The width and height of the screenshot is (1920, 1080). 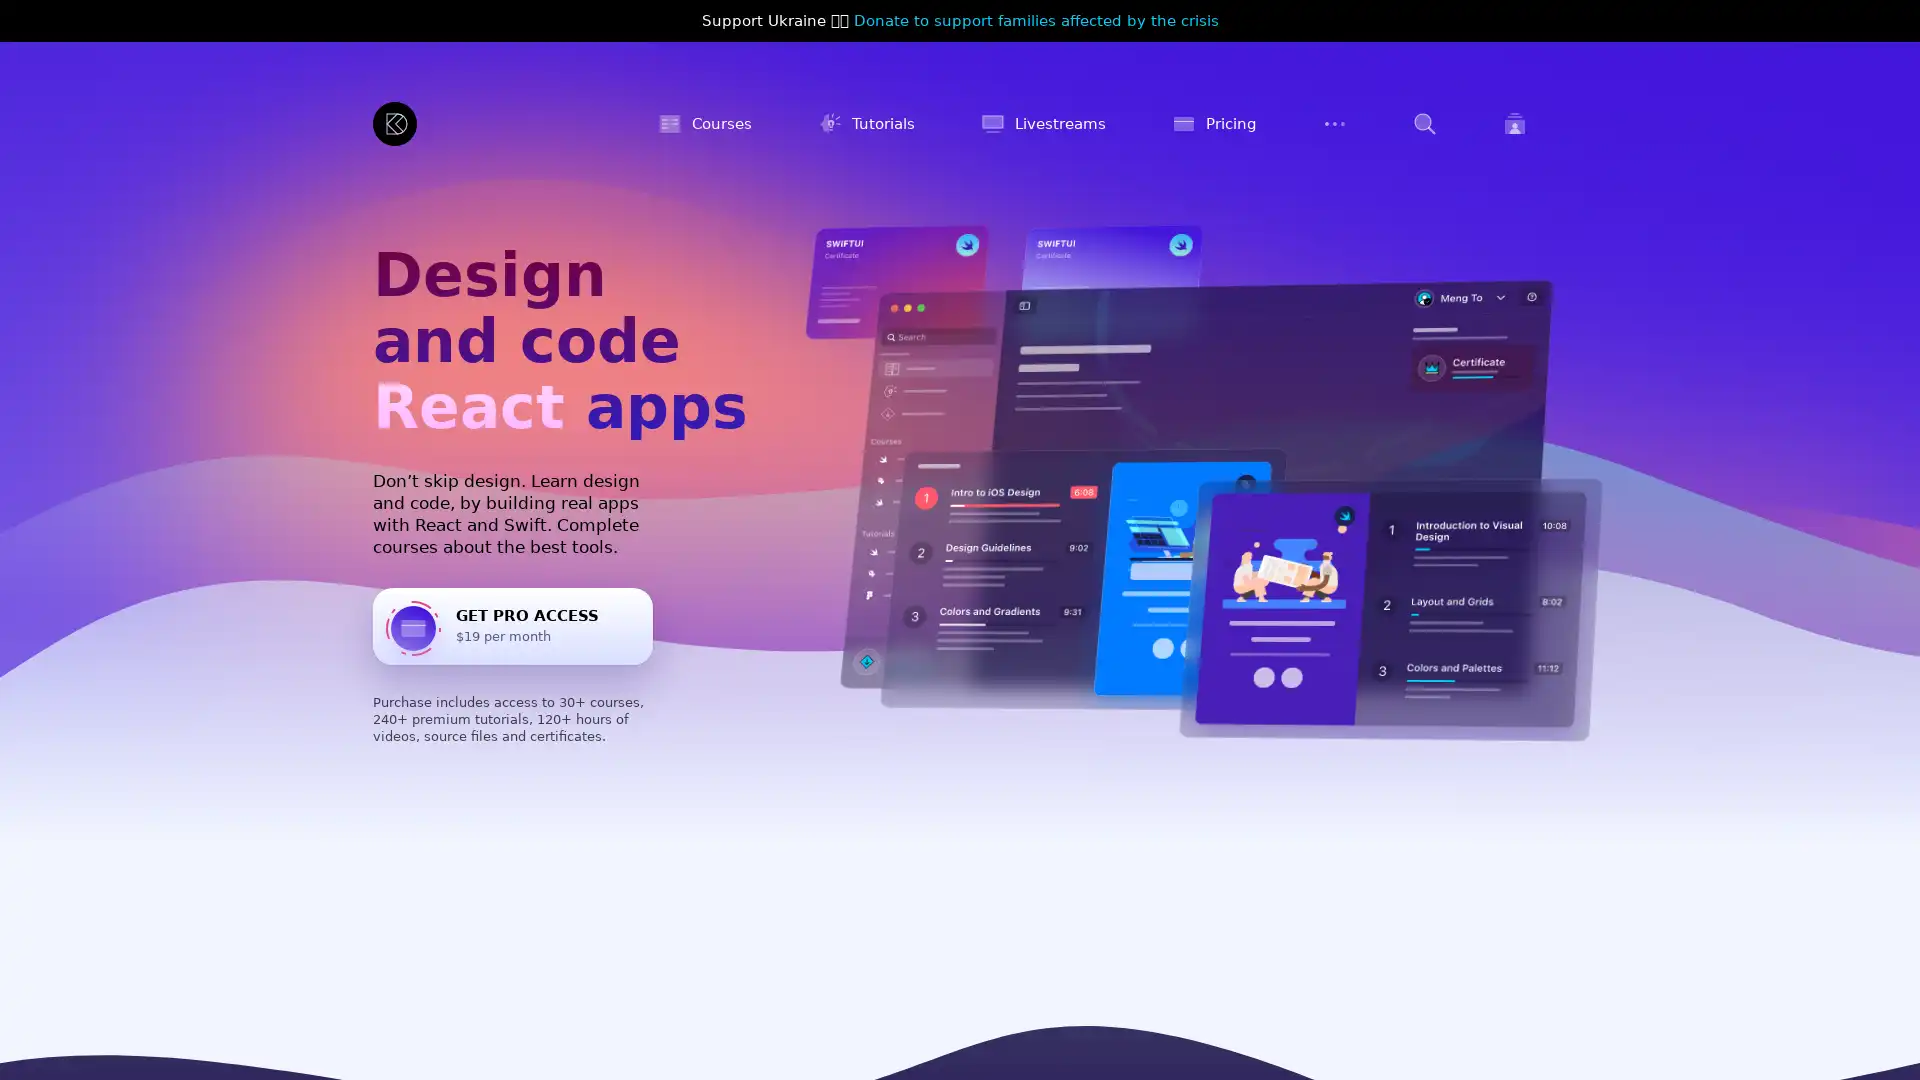 What do you see at coordinates (1515, 123) in the screenshot?
I see `undefined icon` at bounding box center [1515, 123].